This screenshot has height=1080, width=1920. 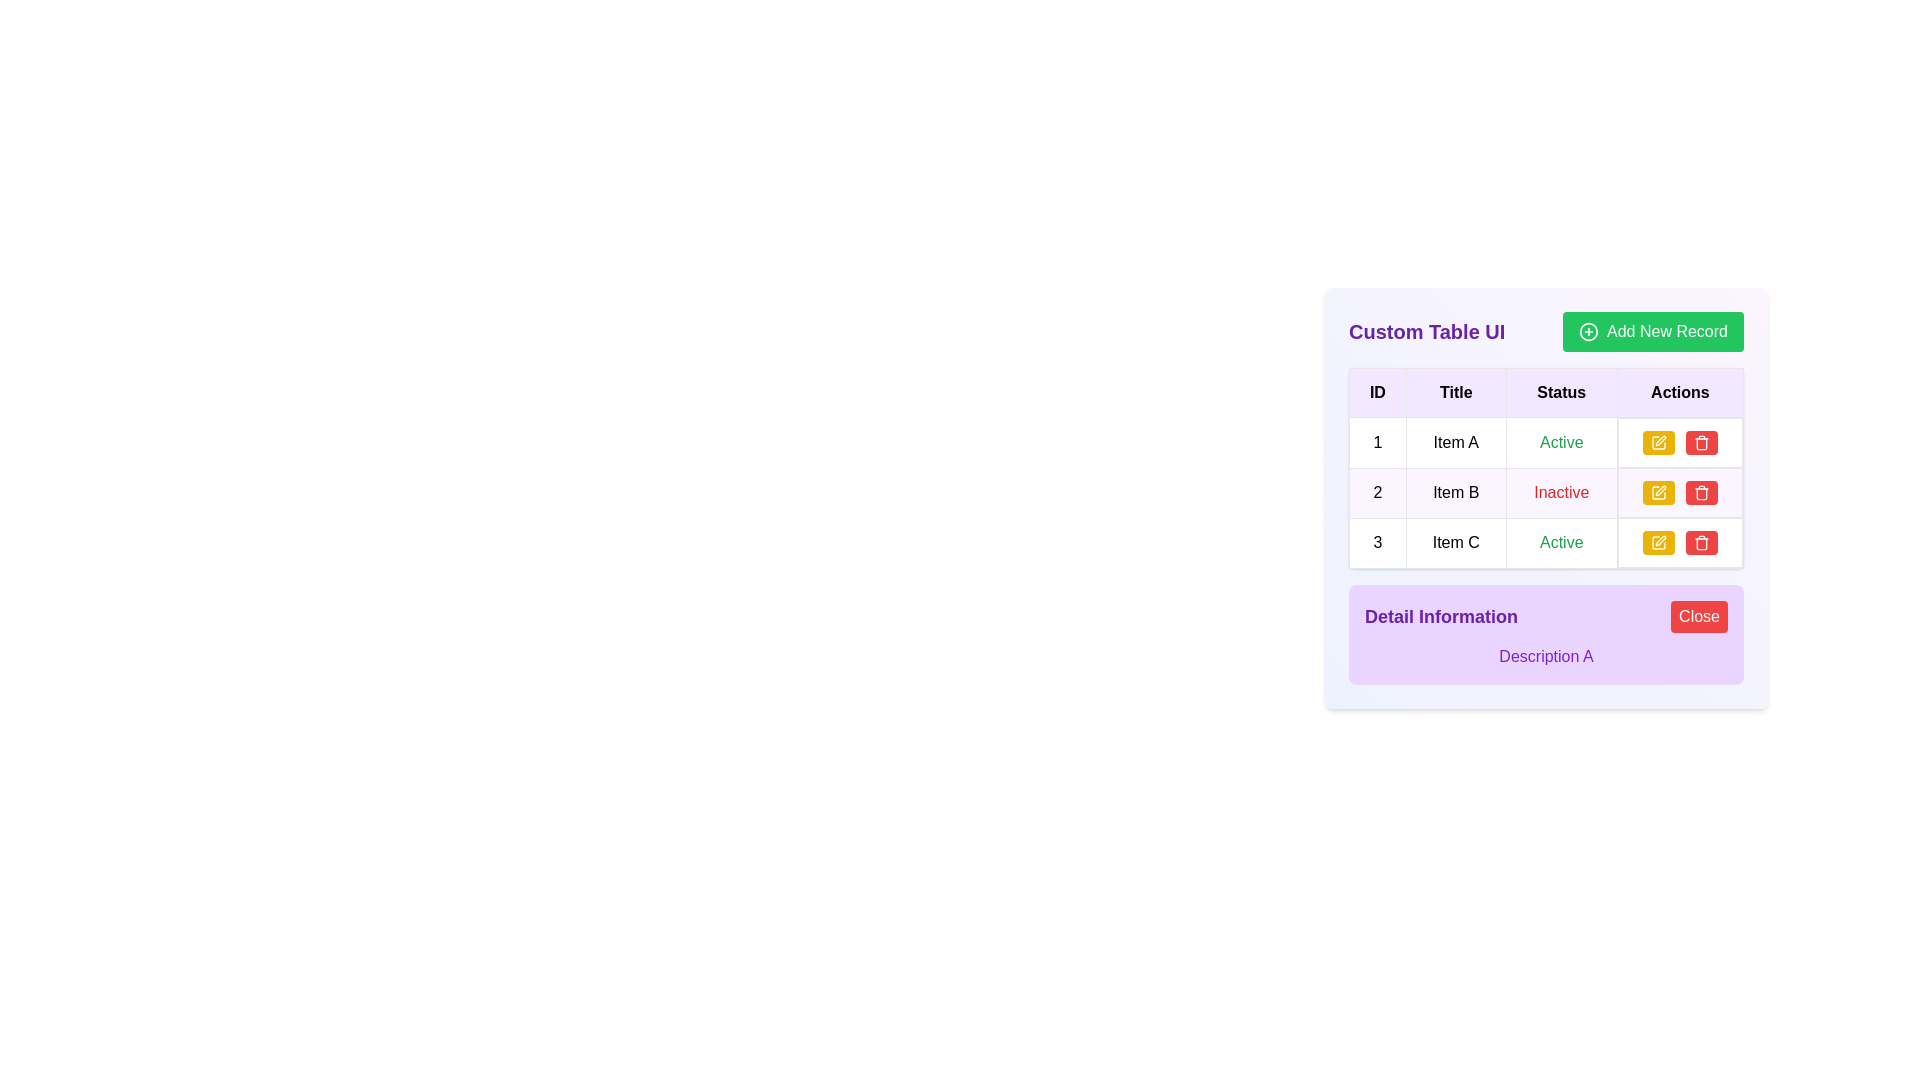 I want to click on the edit icon button with a pen symbol on a yellow background located in the 'Actions' column next to 'Item B', so click(x=1658, y=493).